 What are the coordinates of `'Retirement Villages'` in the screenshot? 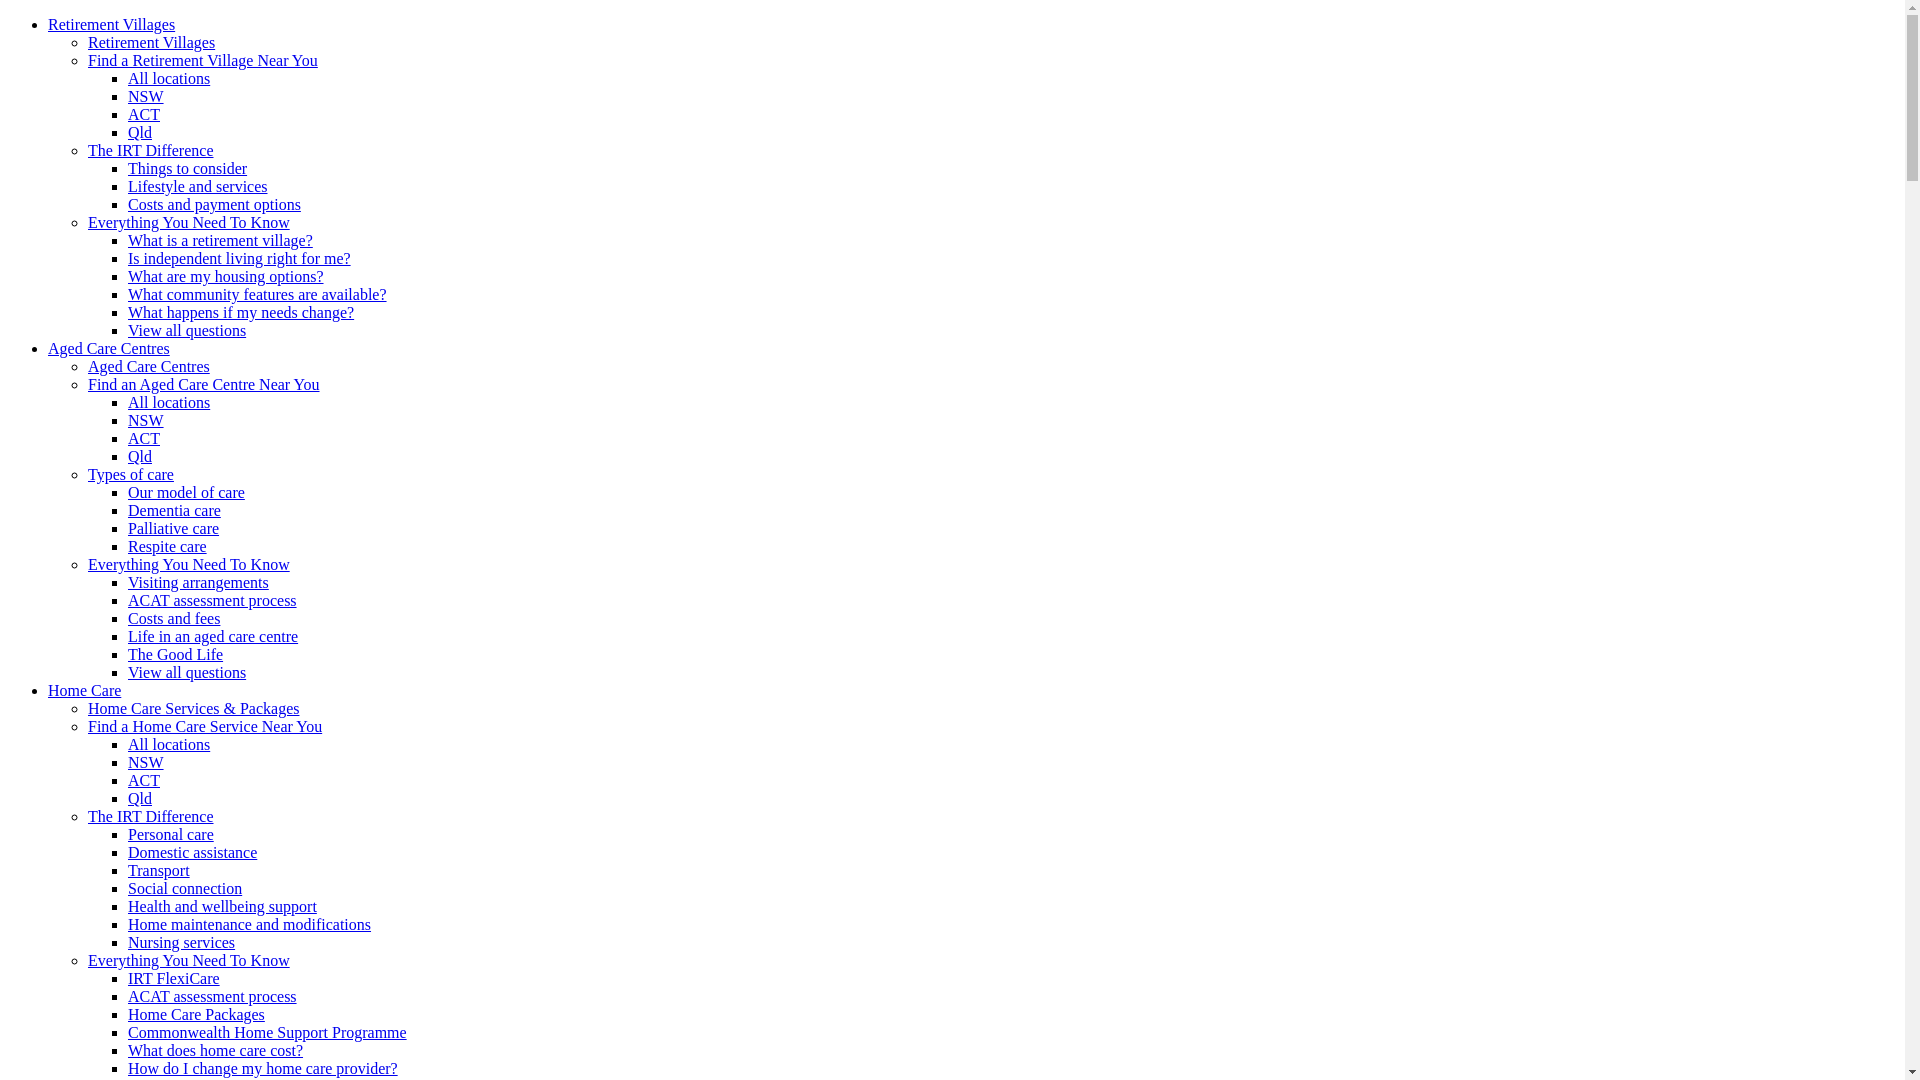 It's located at (150, 42).